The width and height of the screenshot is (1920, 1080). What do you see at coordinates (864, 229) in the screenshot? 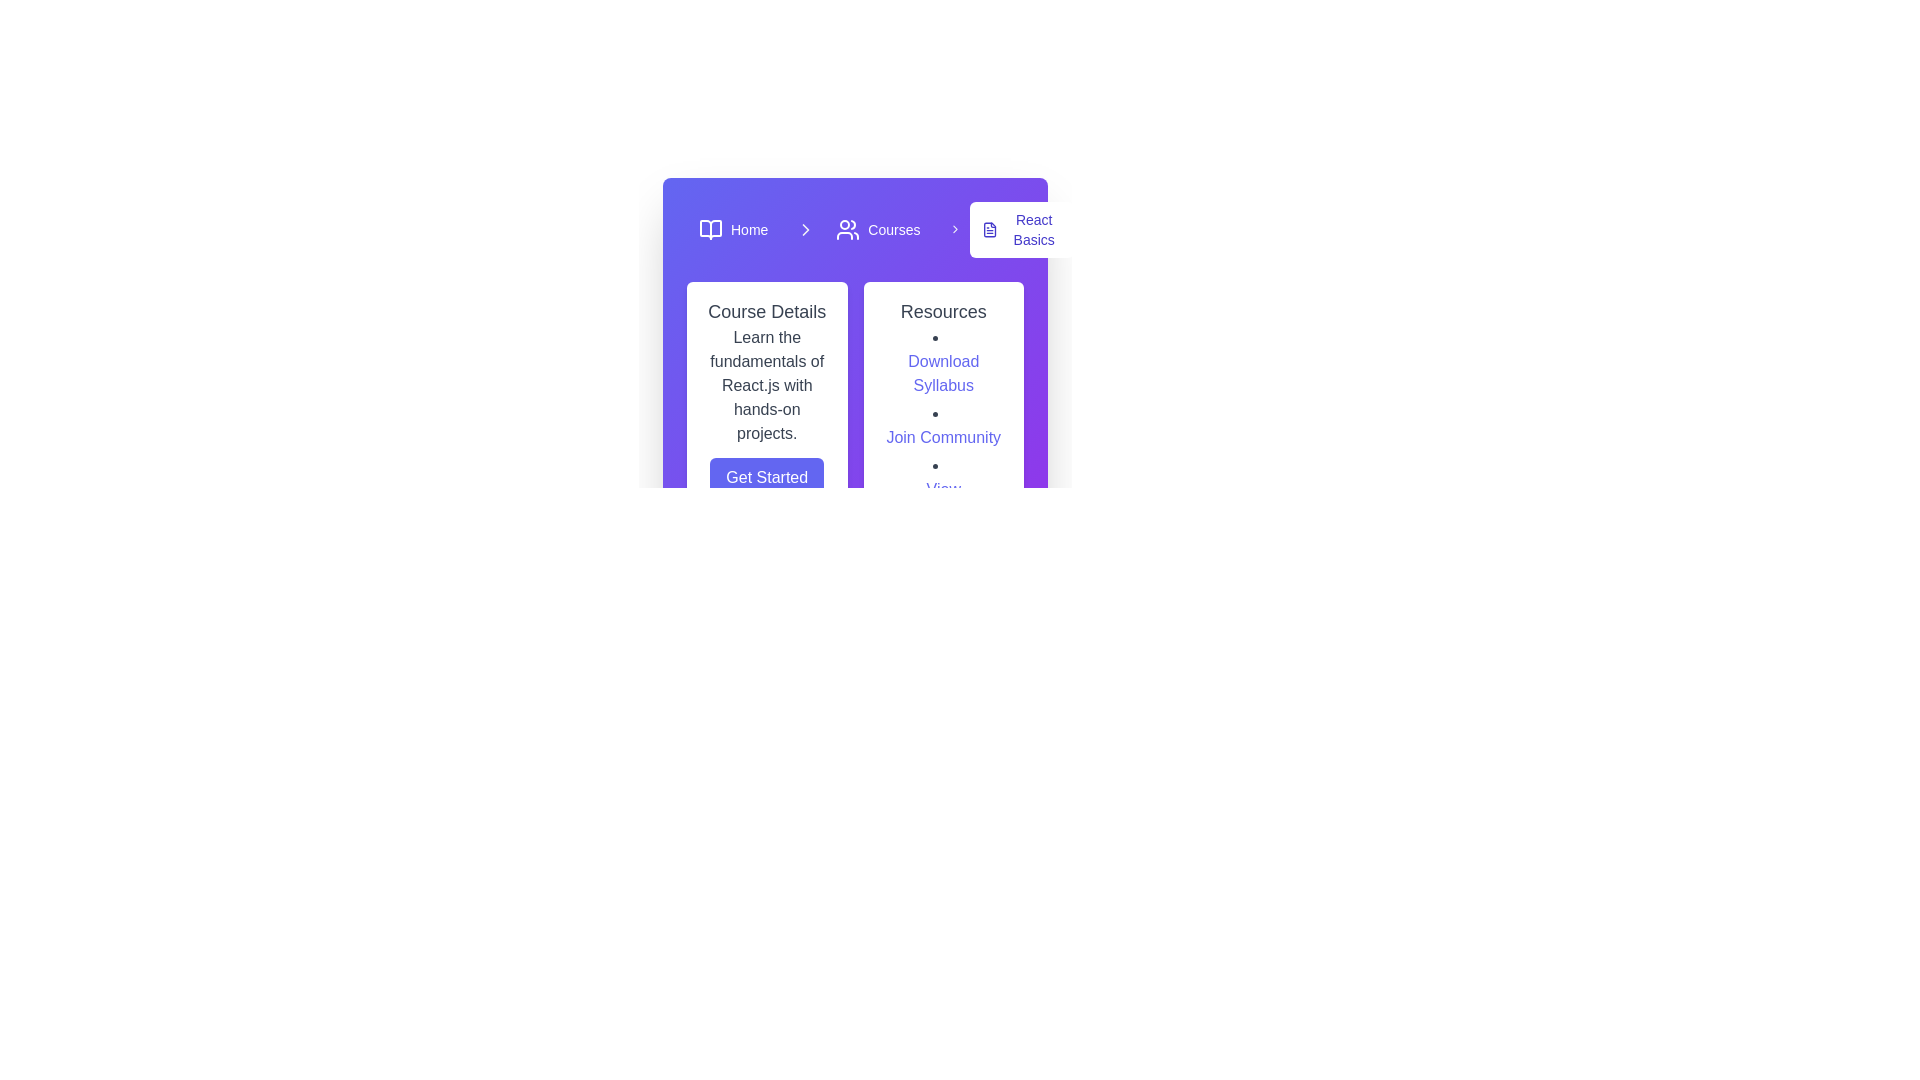
I see `the second breadcrumb item in the navigation bar` at bounding box center [864, 229].